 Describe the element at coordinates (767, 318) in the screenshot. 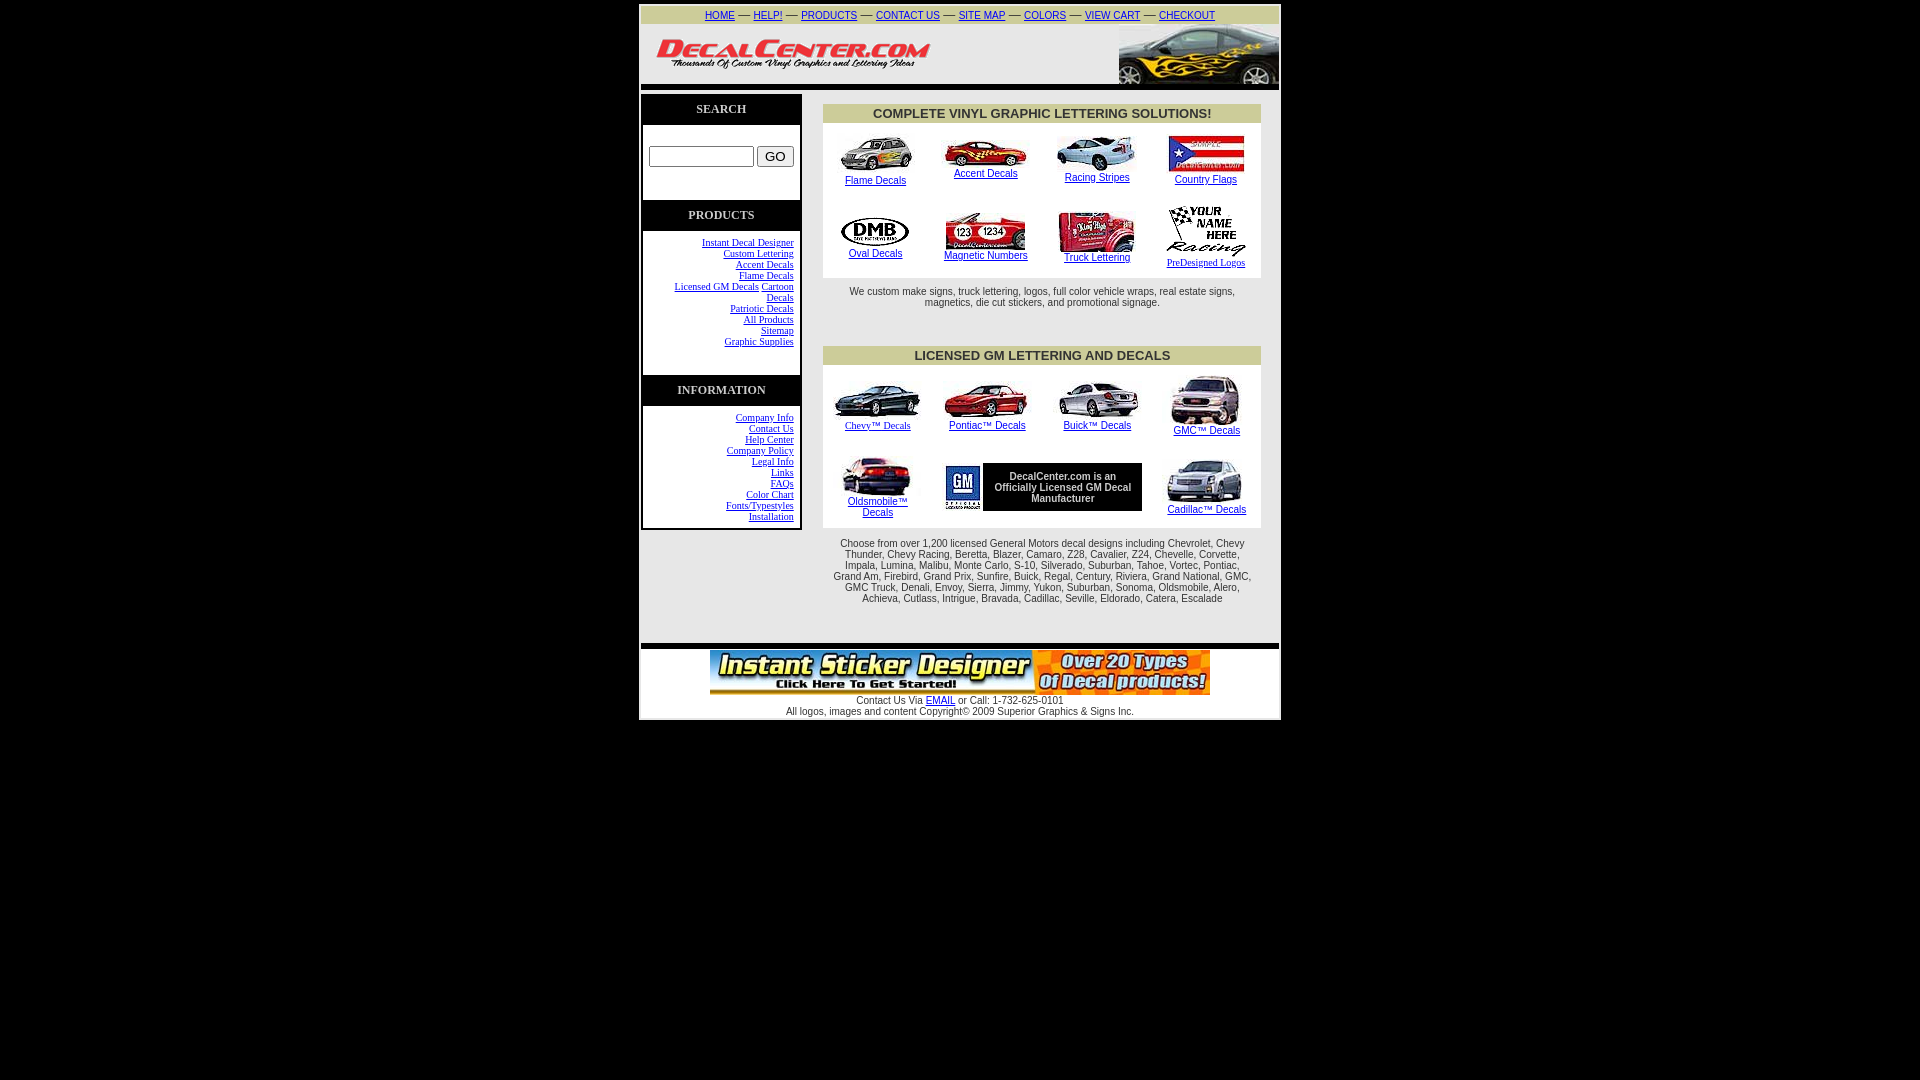

I see `'All Products'` at that location.